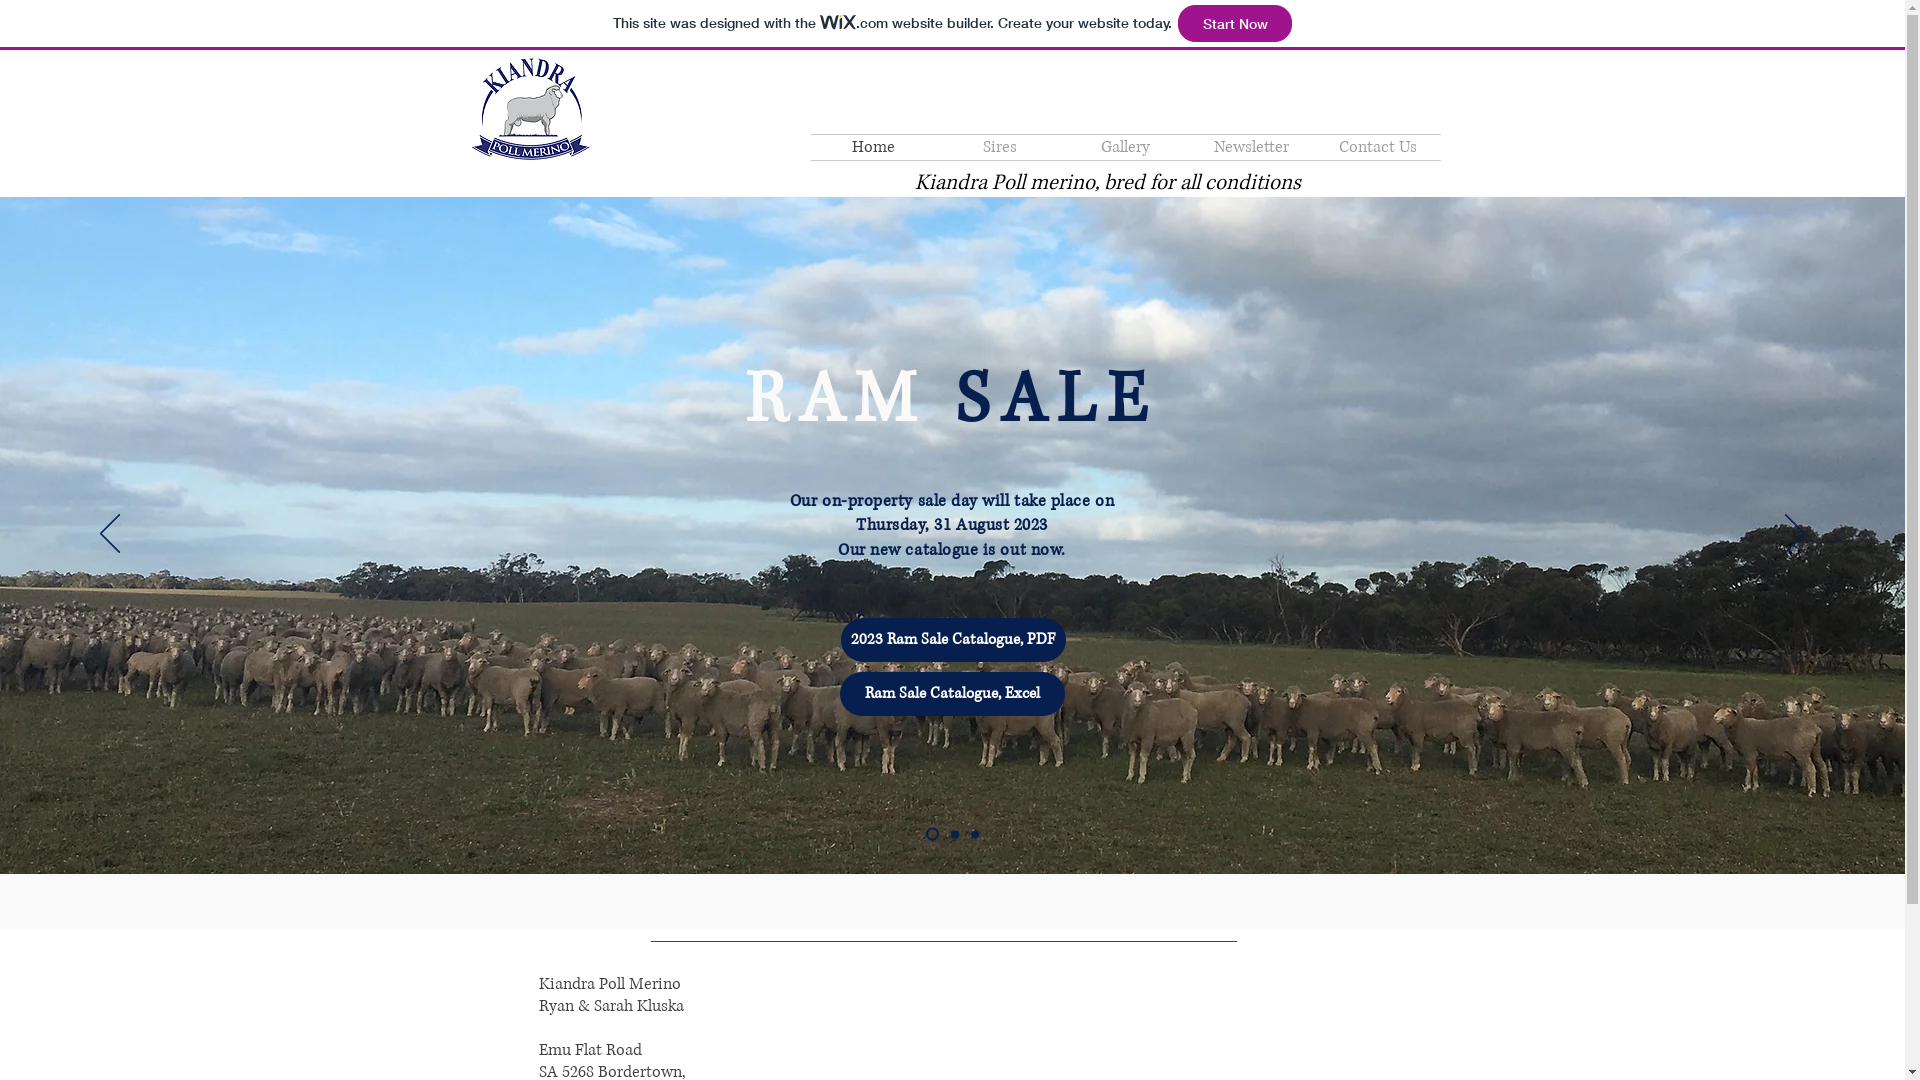 Image resolution: width=1920 pixels, height=1080 pixels. Describe the element at coordinates (873, 146) in the screenshot. I see `'Home'` at that location.